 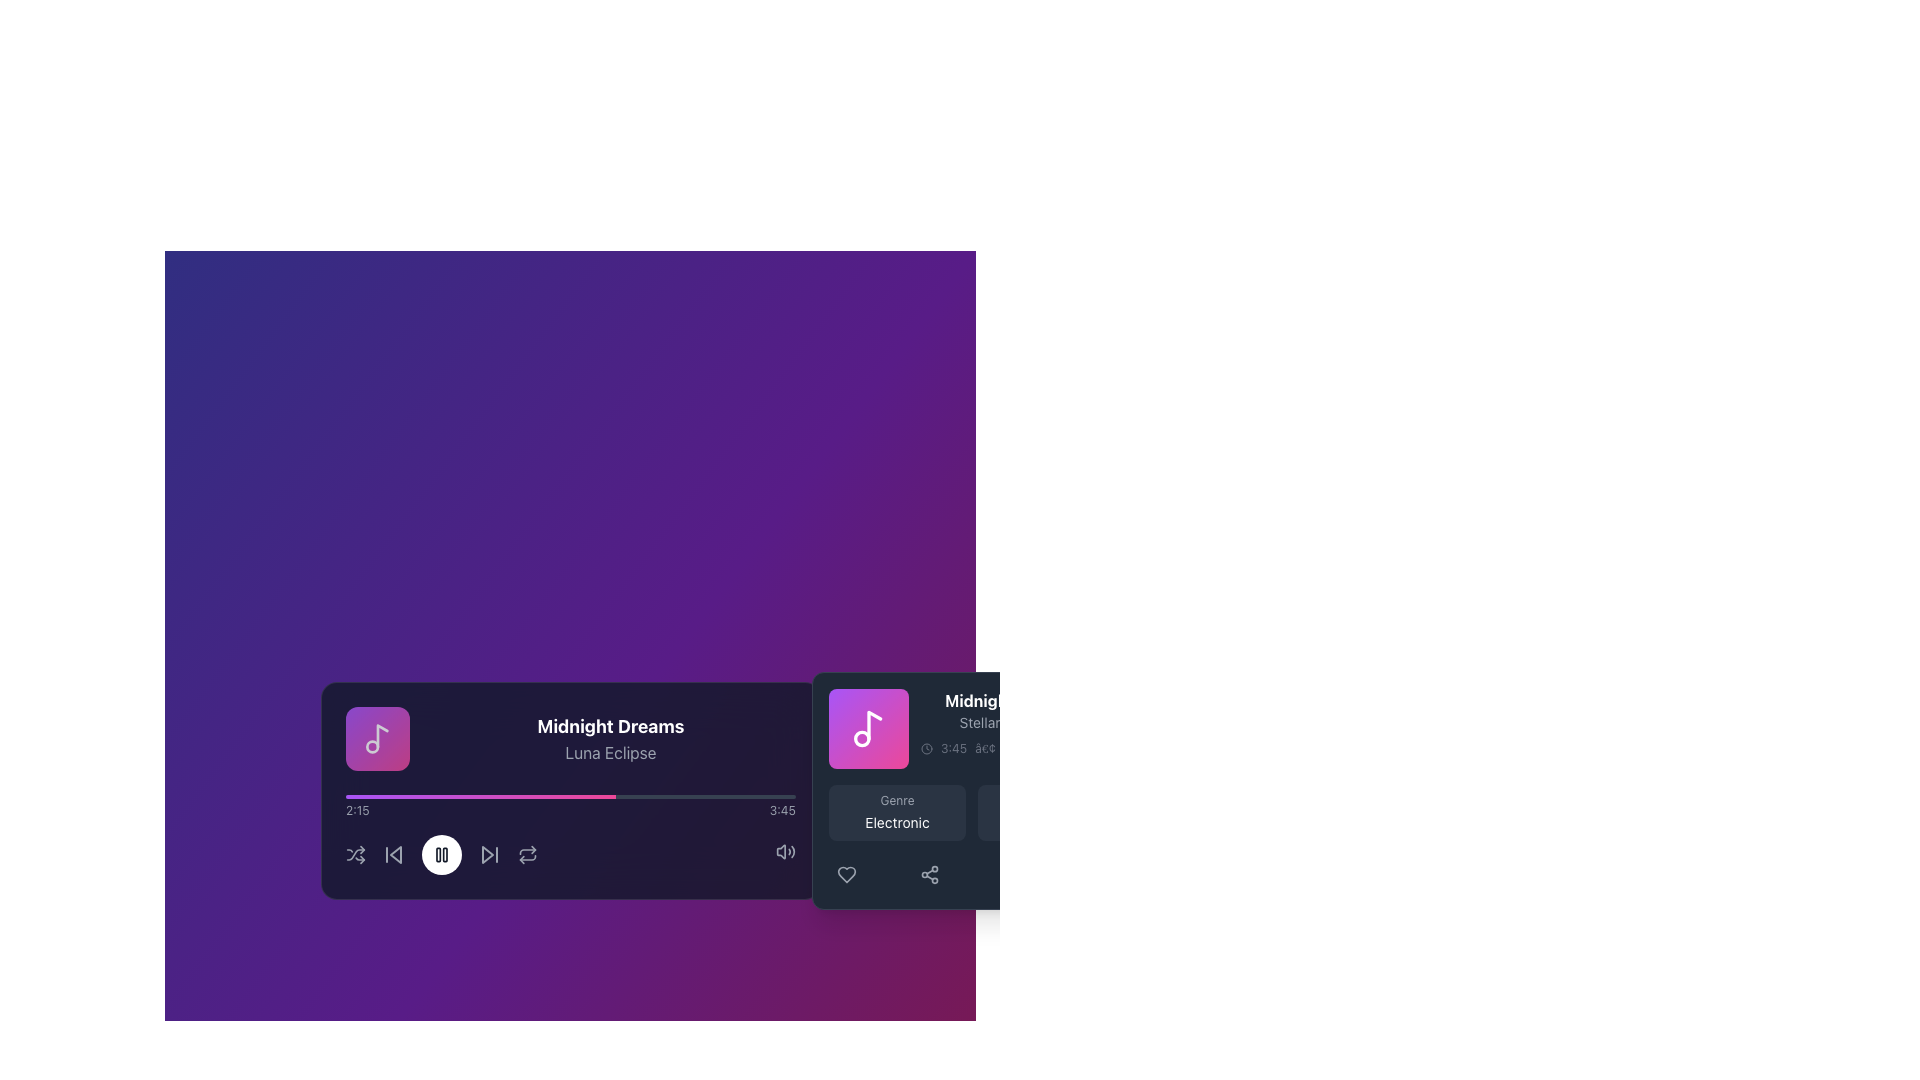 What do you see at coordinates (784, 852) in the screenshot?
I see `the volume icon button, which features a gray speaker symbol with sound waves, located on the bottom-right corner of the player interface` at bounding box center [784, 852].